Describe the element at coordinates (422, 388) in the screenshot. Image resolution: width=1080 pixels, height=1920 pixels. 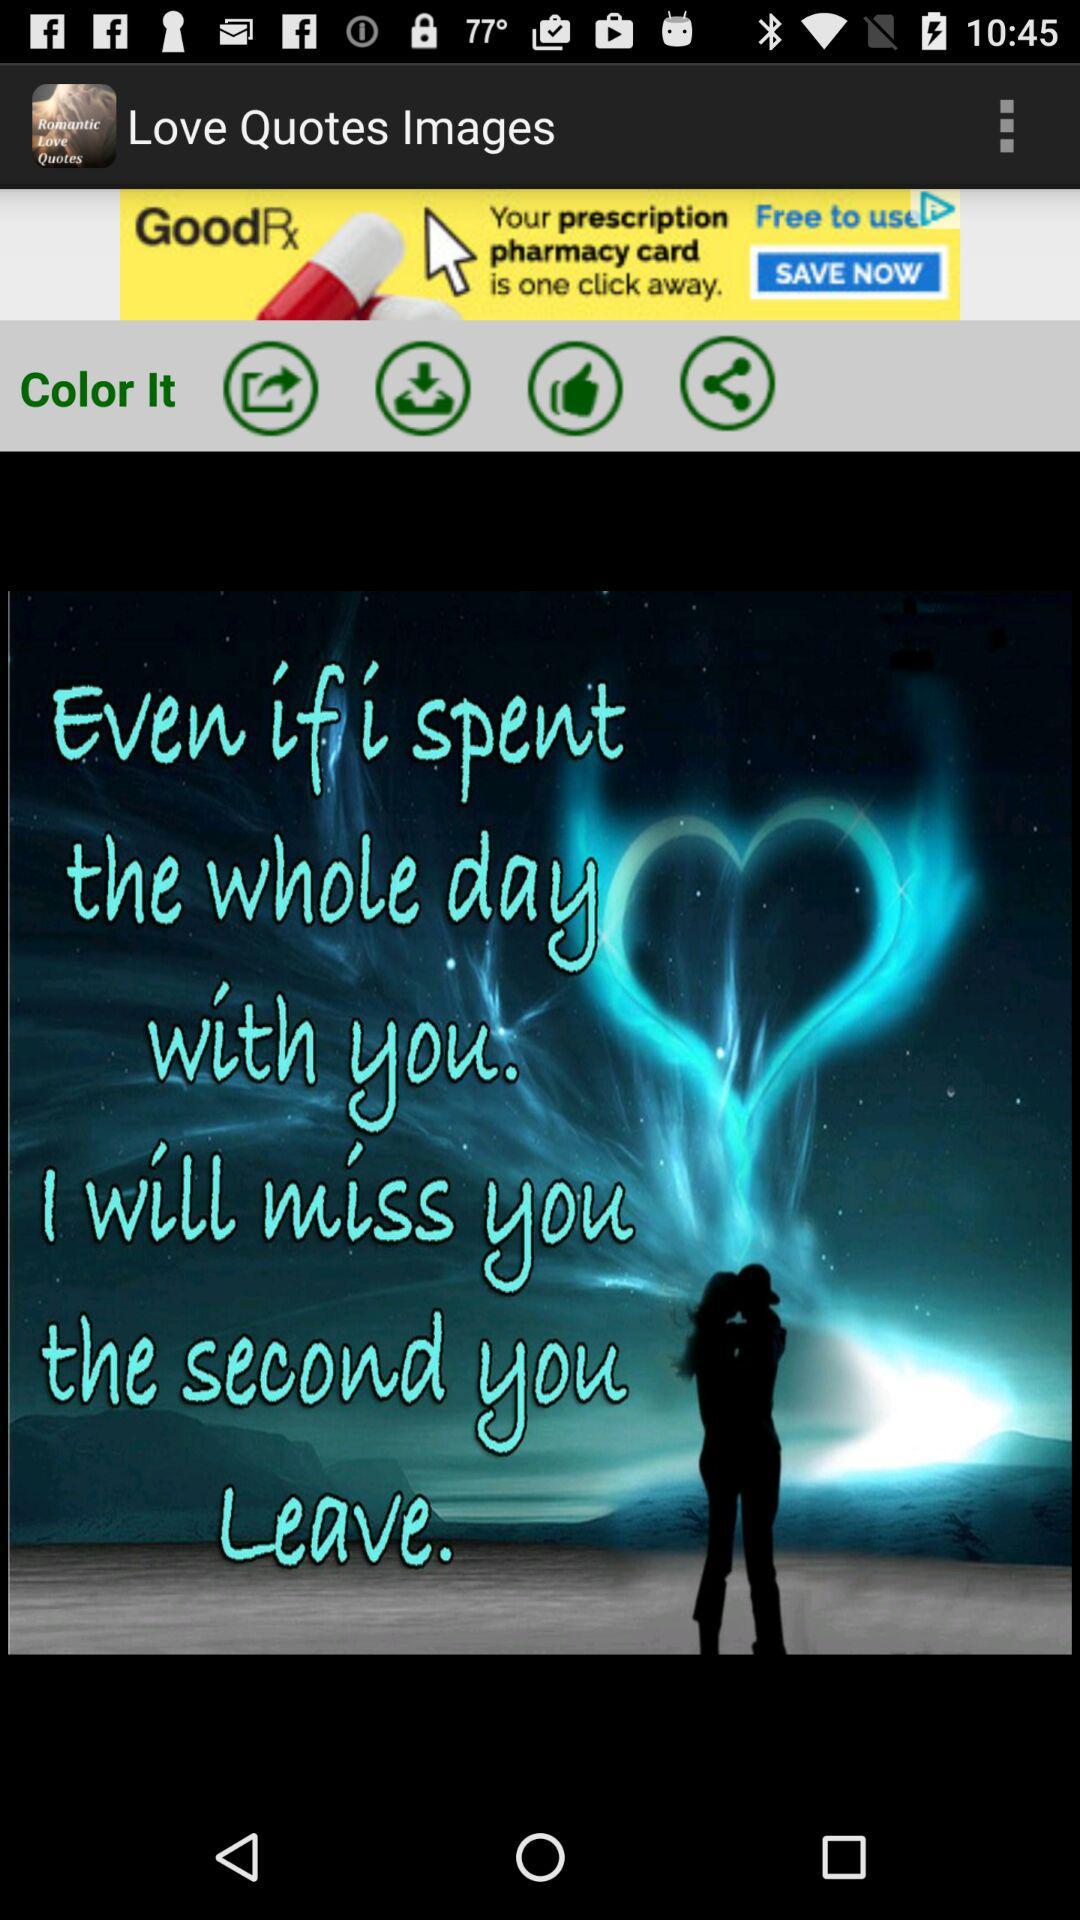
I see `press down arrow button` at that location.